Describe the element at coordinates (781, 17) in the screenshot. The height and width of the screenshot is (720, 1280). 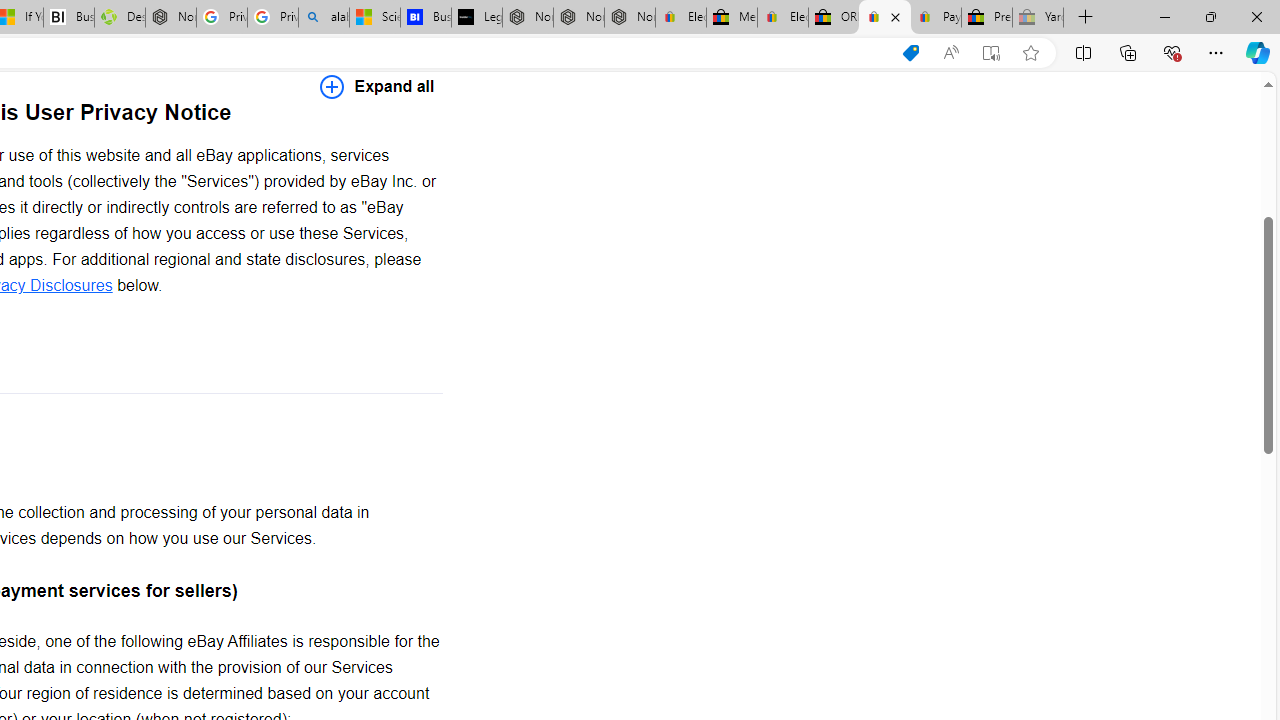
I see `'Electronics, Cars, Fashion, Collectibles & More | eBay'` at that location.